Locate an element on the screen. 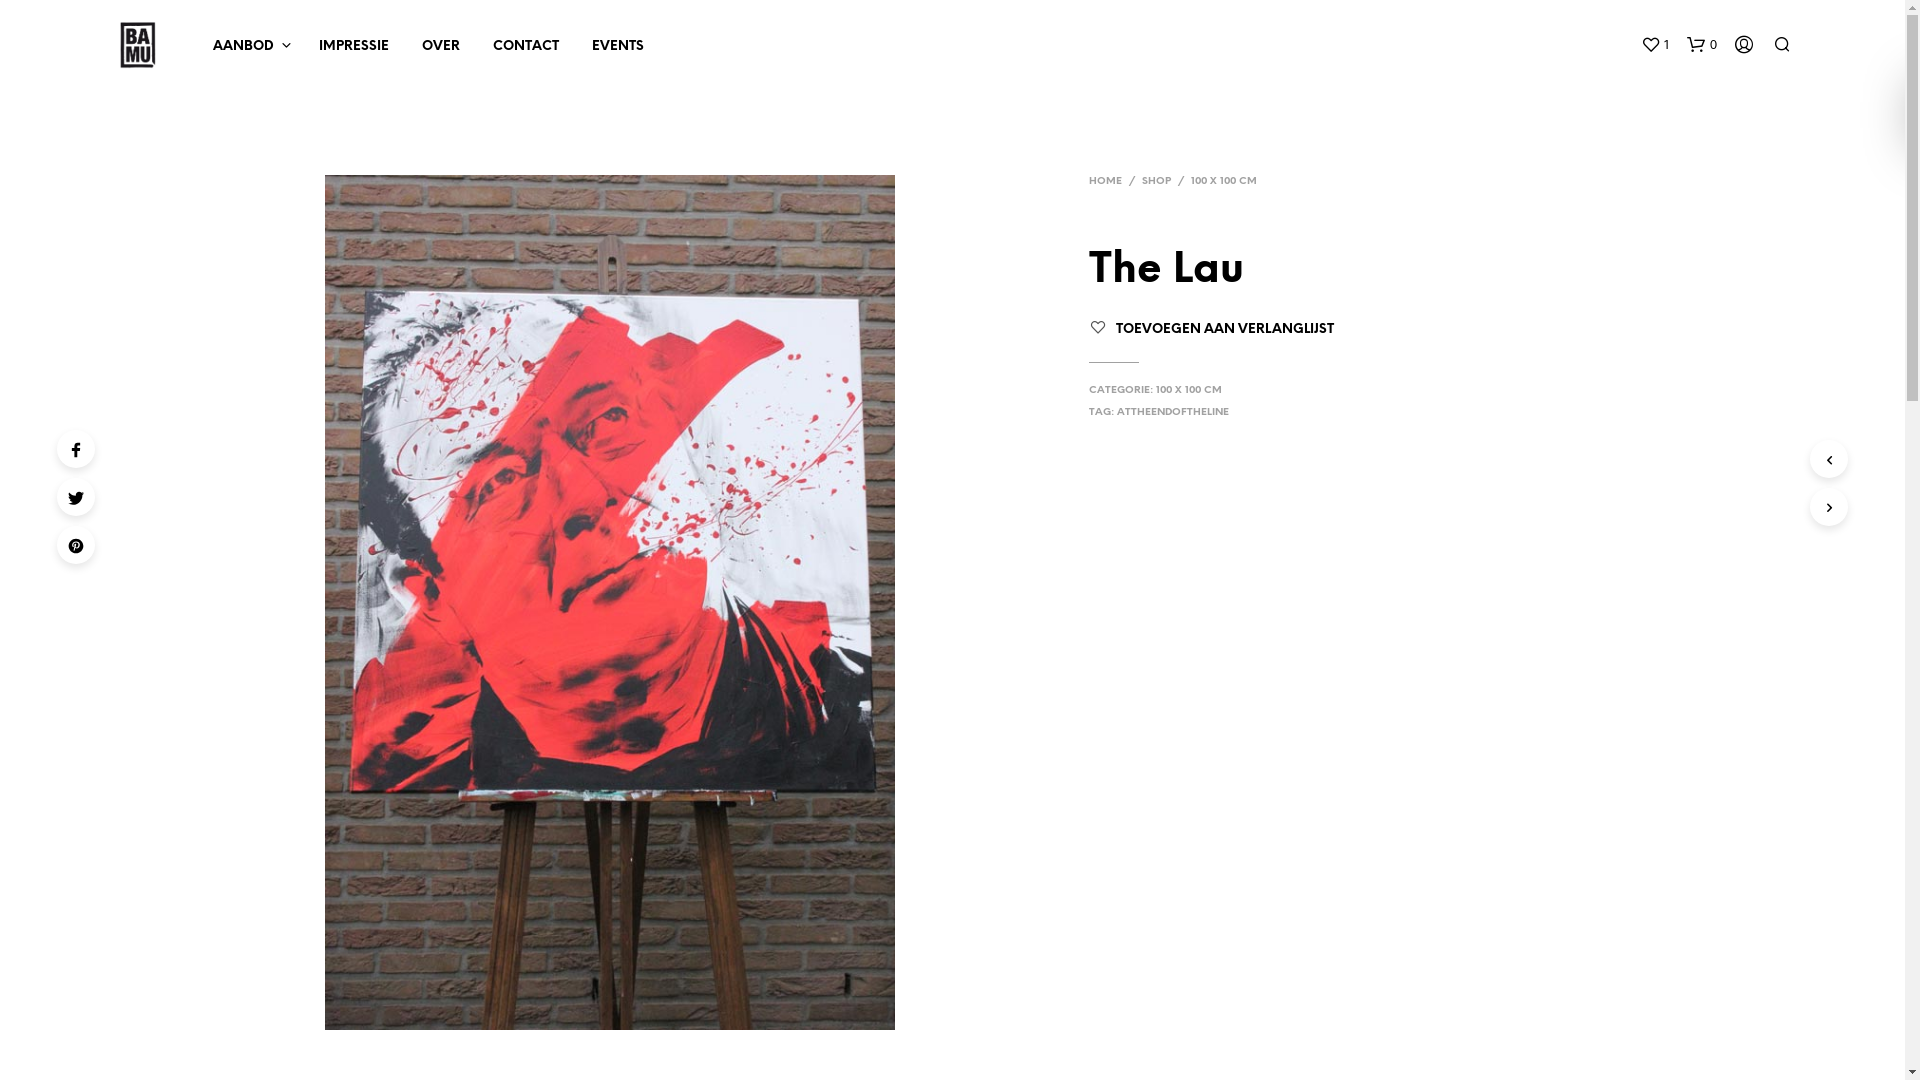  'SHOP' is located at coordinates (1156, 181).